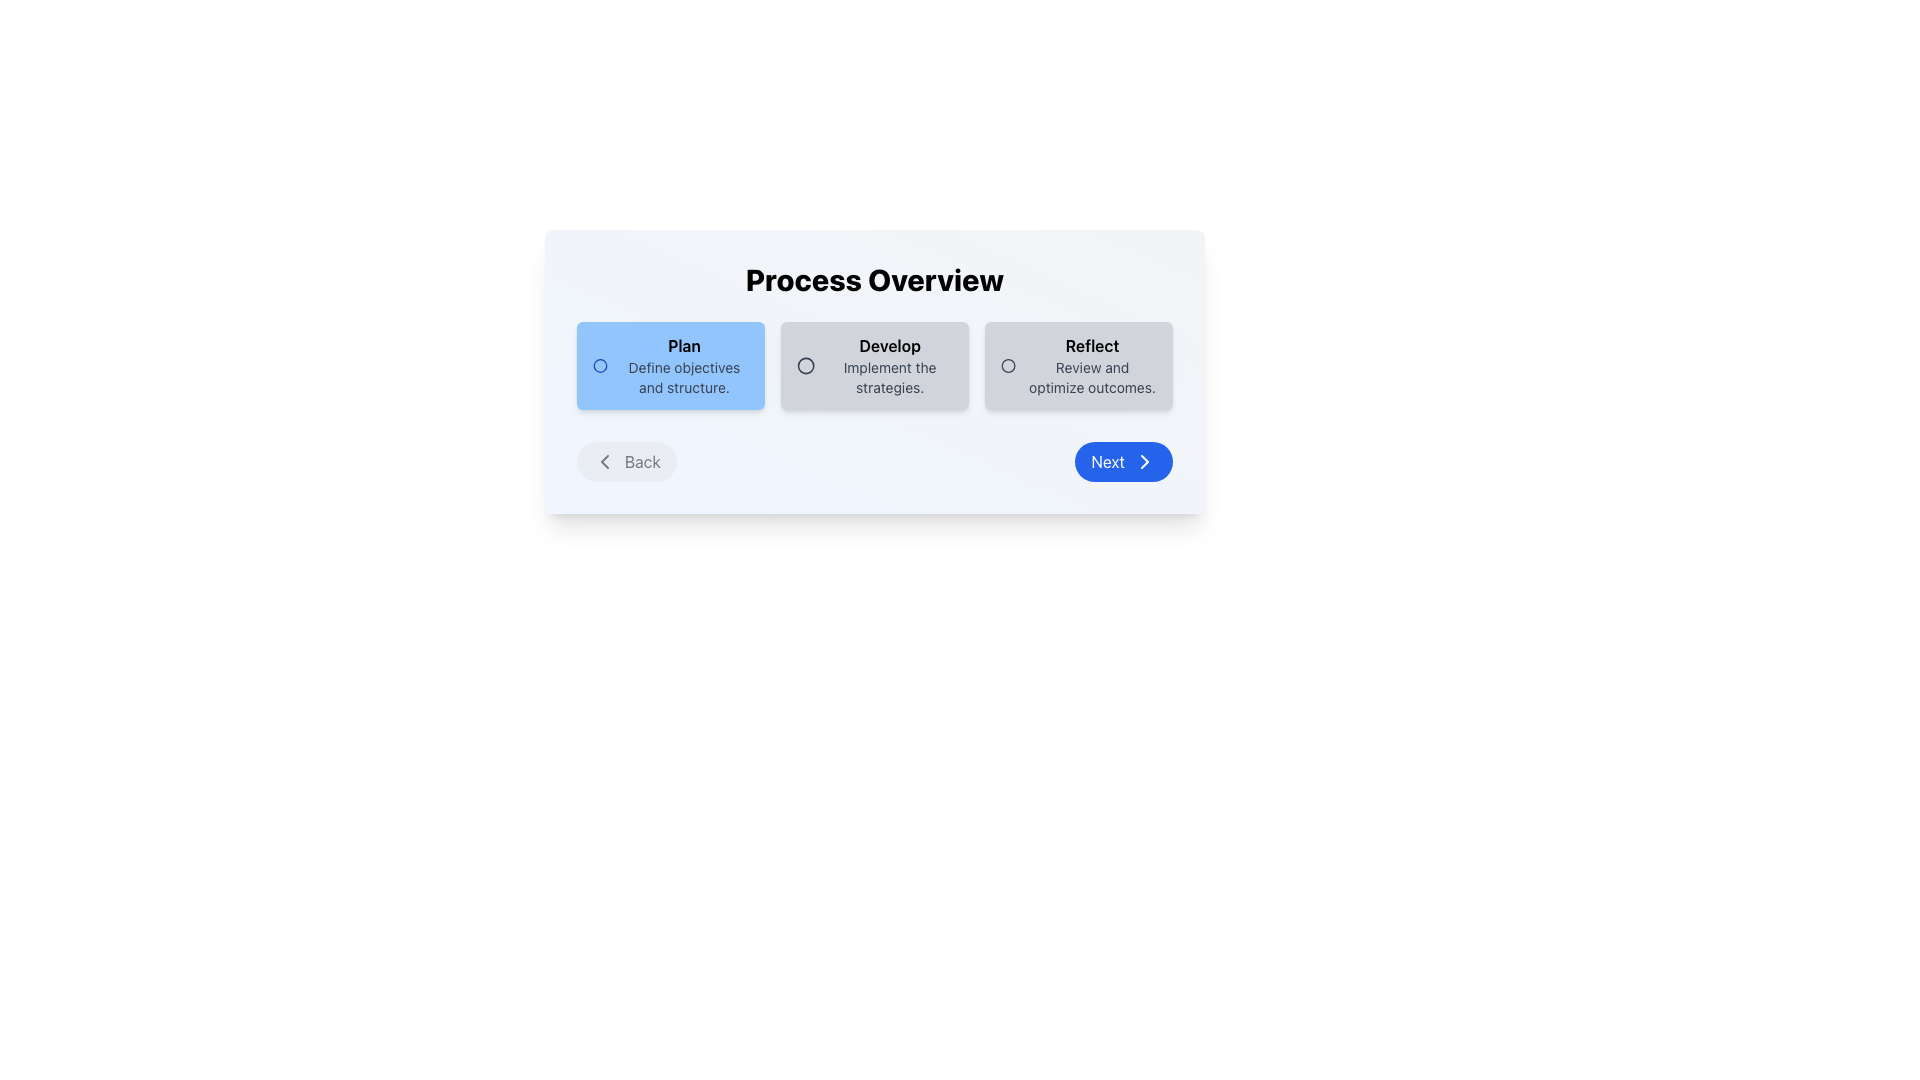 The image size is (1920, 1080). What do you see at coordinates (625, 462) in the screenshot?
I see `the 'Back' button with a light gray background that changes to darker gray on hover, located on the left side of the Process Overview section` at bounding box center [625, 462].